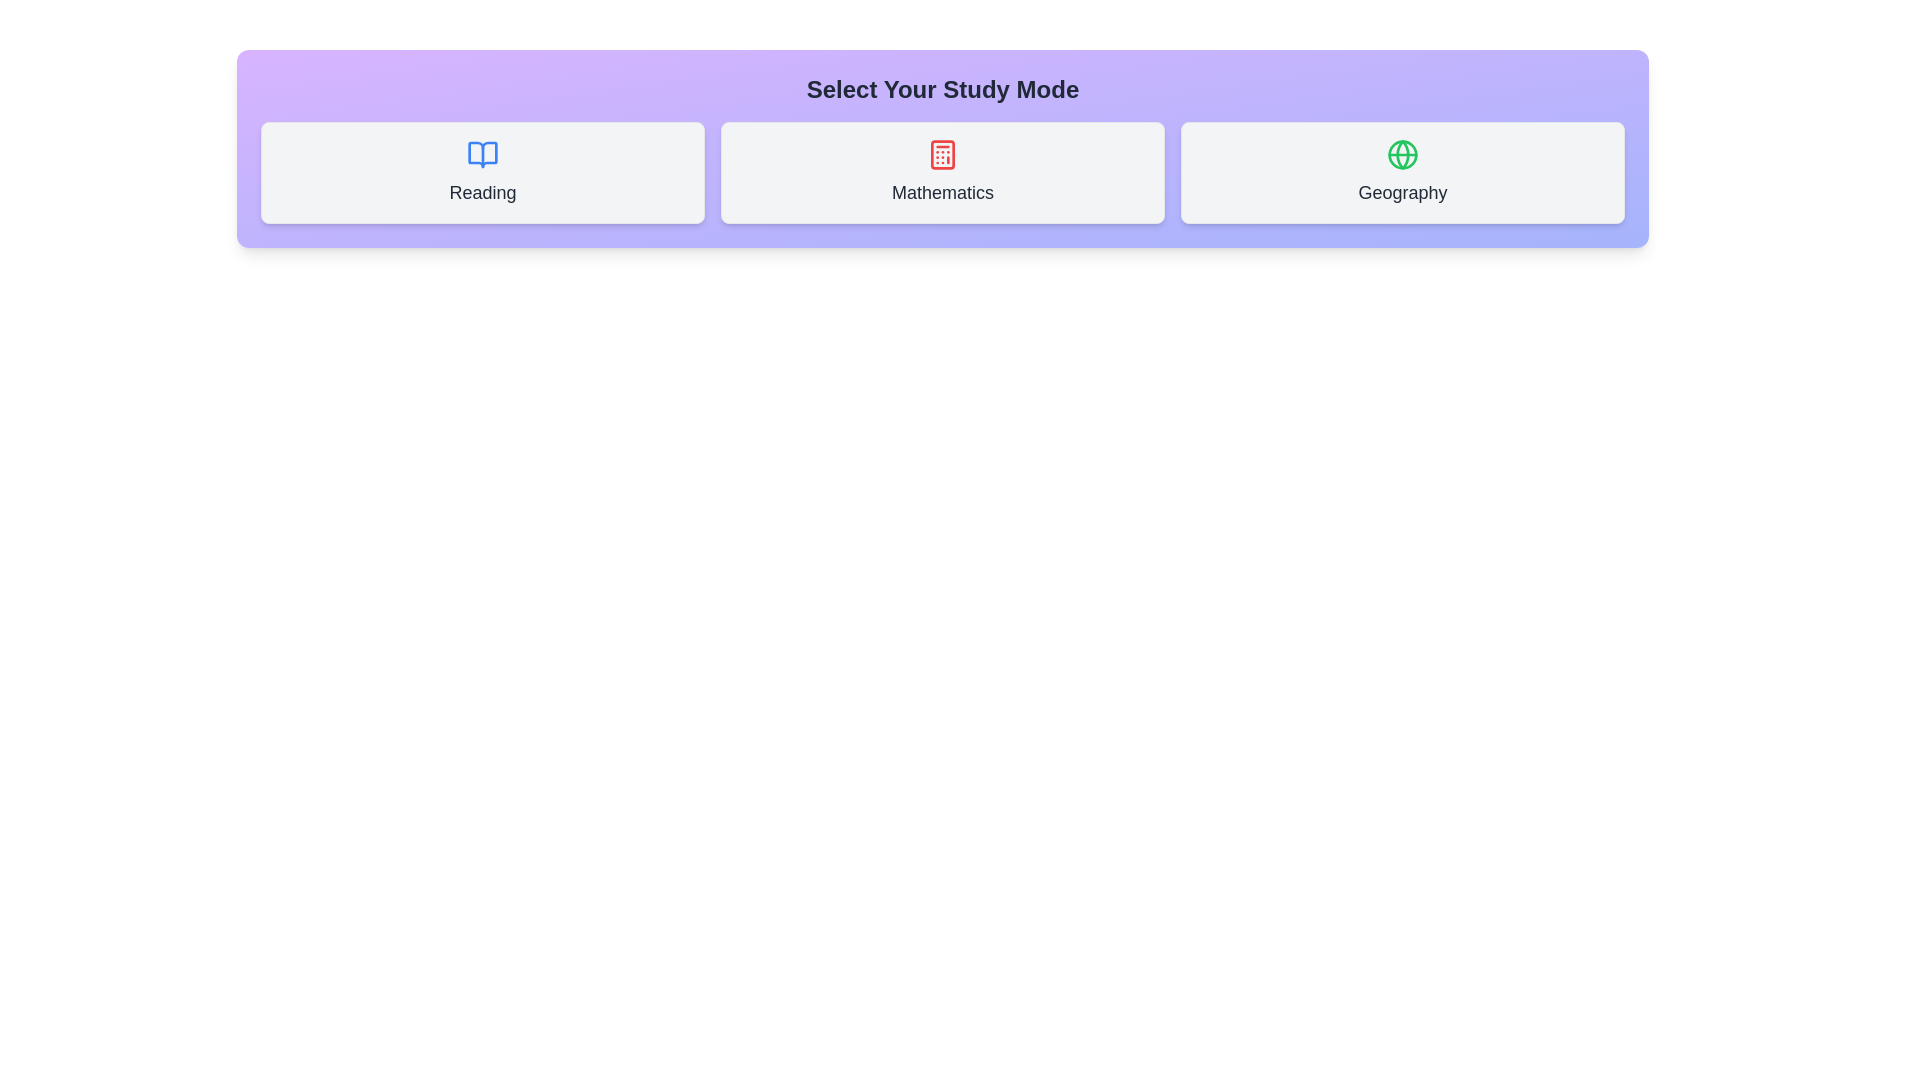  What do you see at coordinates (483, 172) in the screenshot?
I see `the button corresponding to the study mode Reading` at bounding box center [483, 172].